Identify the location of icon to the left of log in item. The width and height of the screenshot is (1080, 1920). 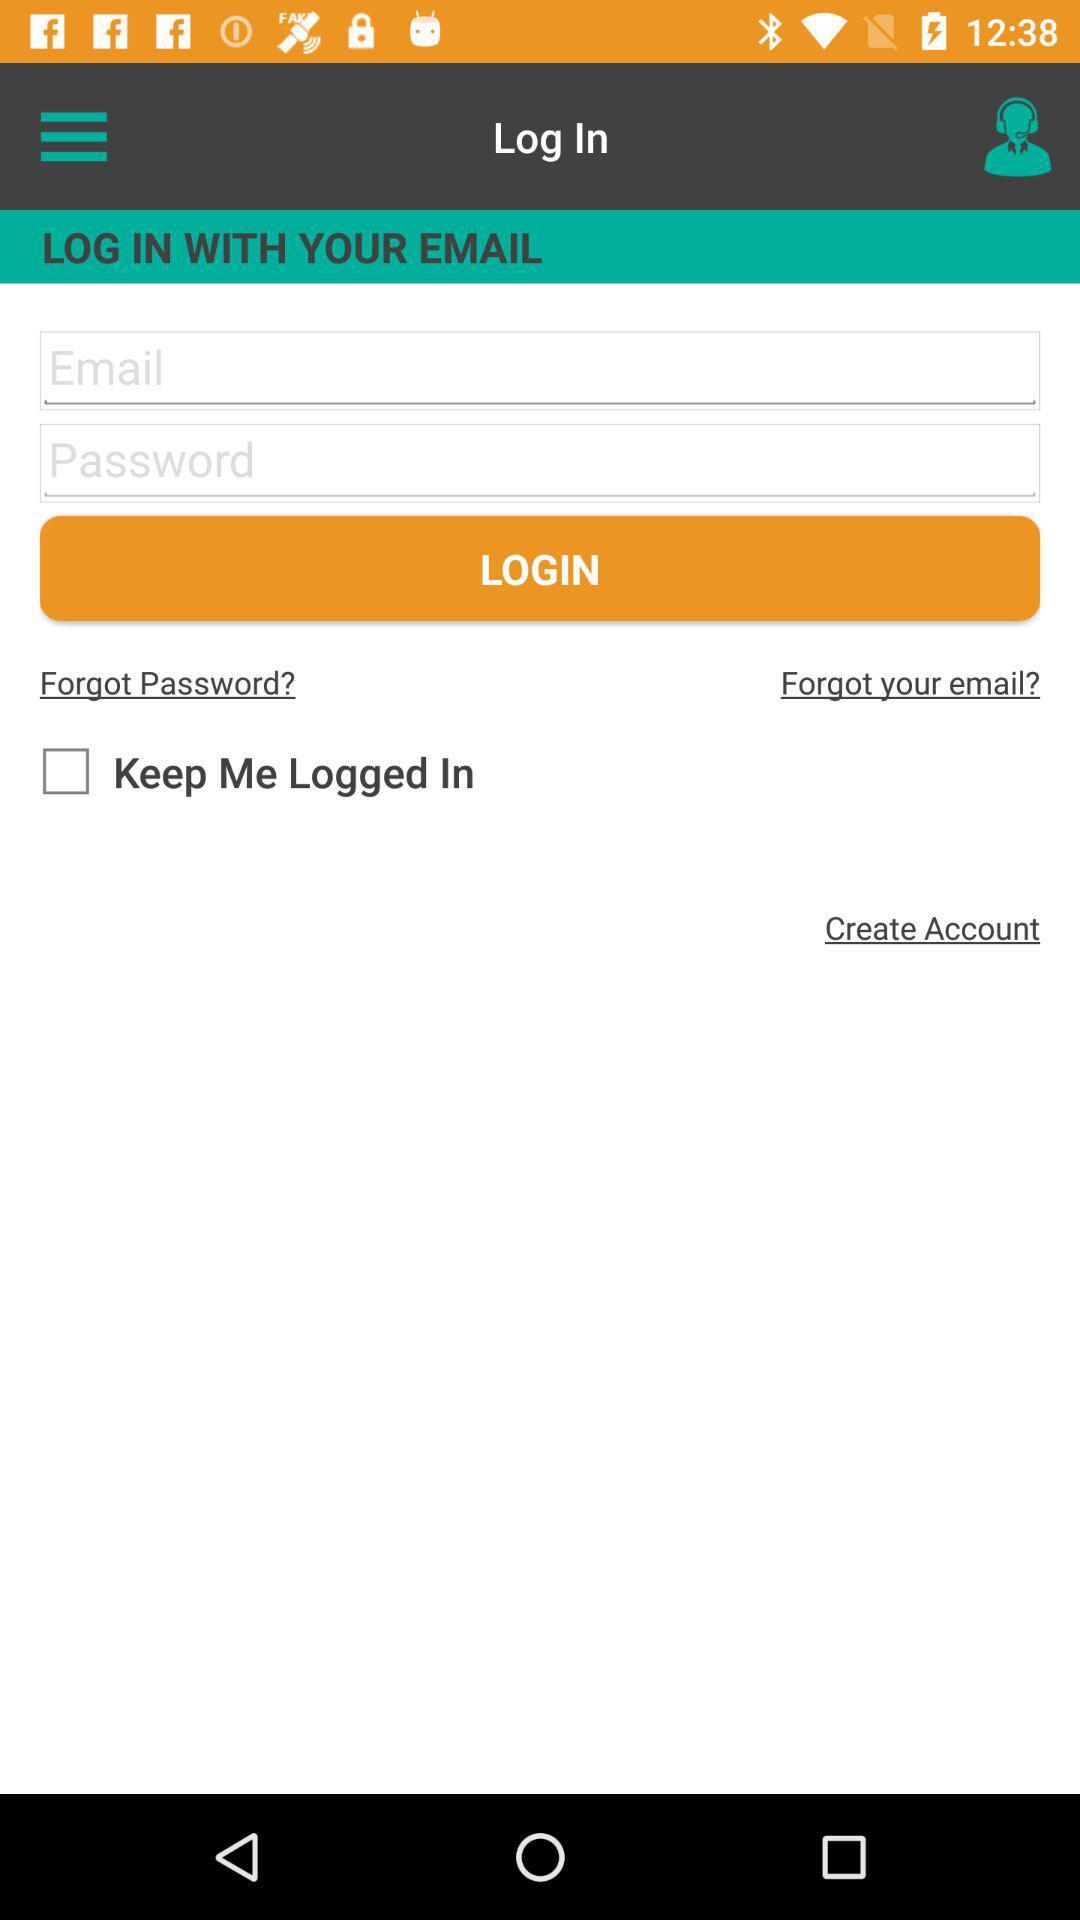
(72, 135).